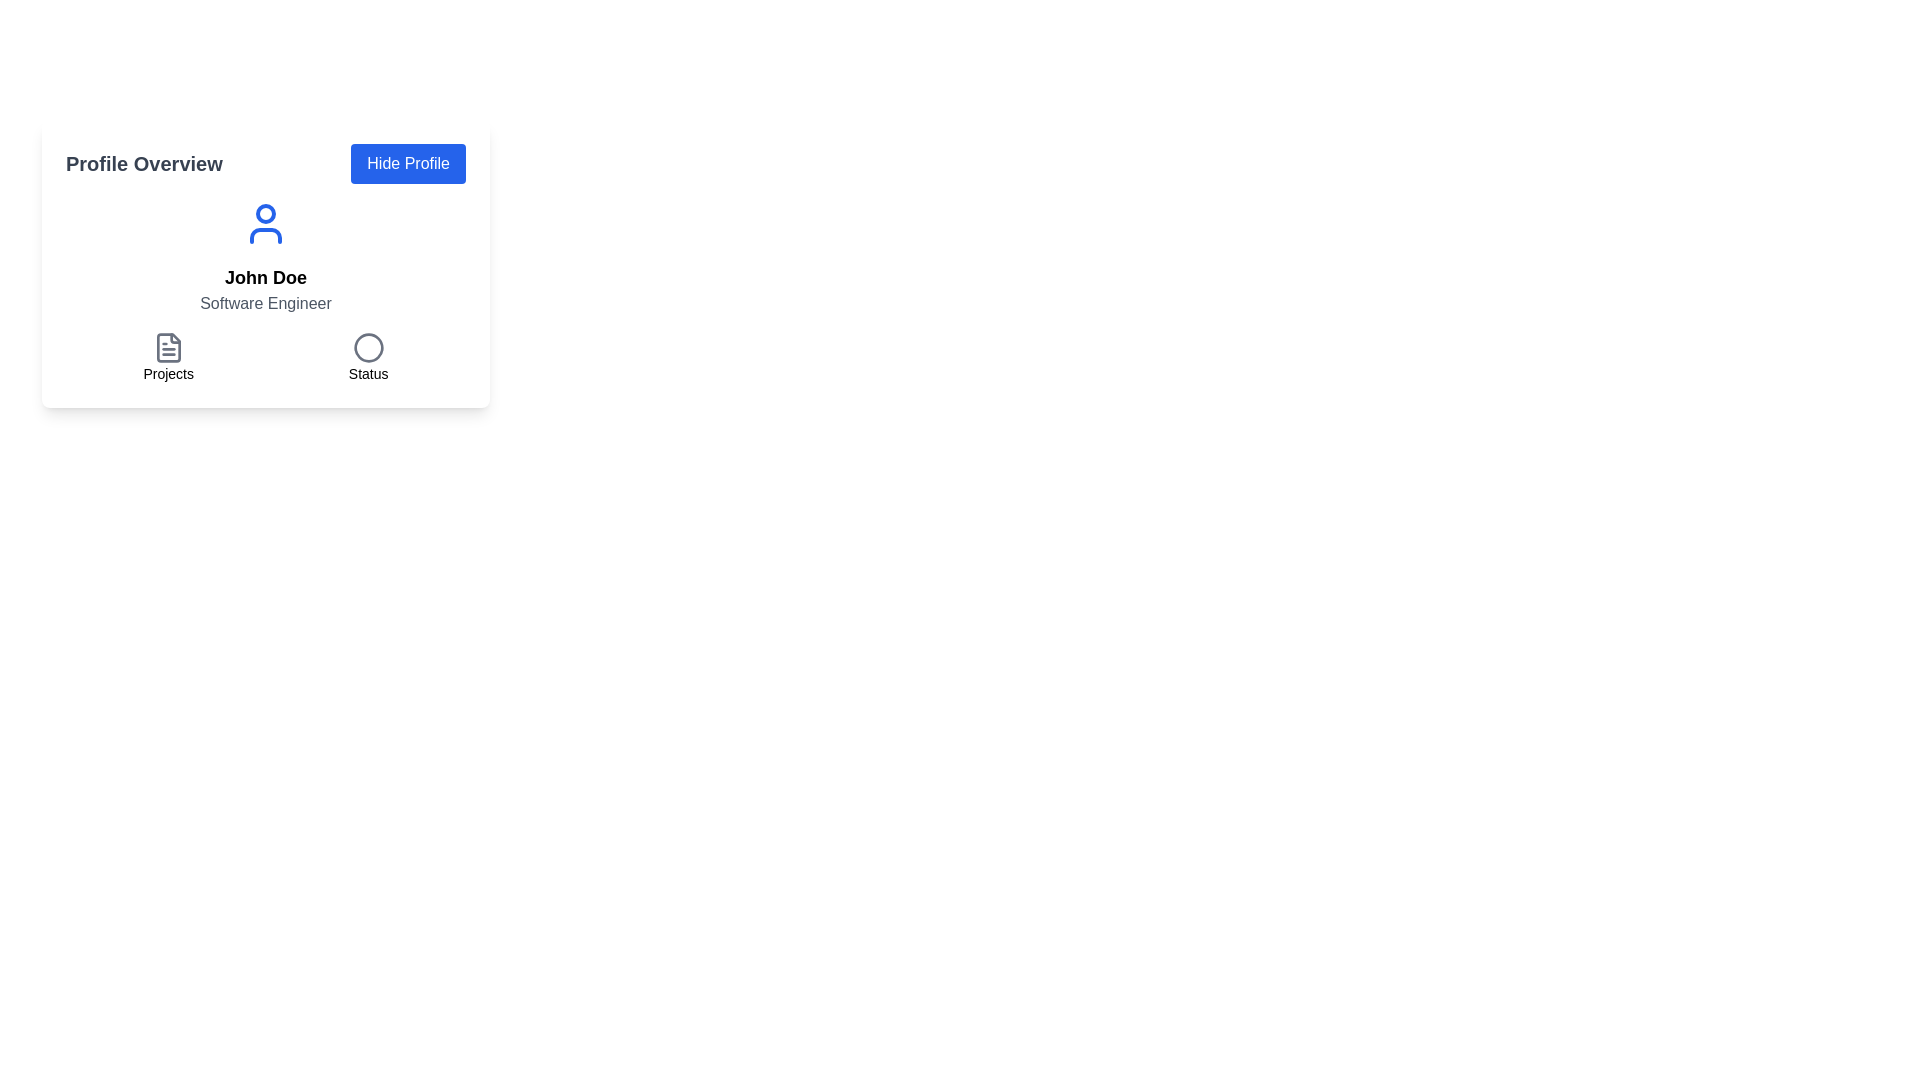 Image resolution: width=1920 pixels, height=1080 pixels. I want to click on the Text label that describes the circular icon above it, located in the bottom-right section of the card layout, so click(368, 374).